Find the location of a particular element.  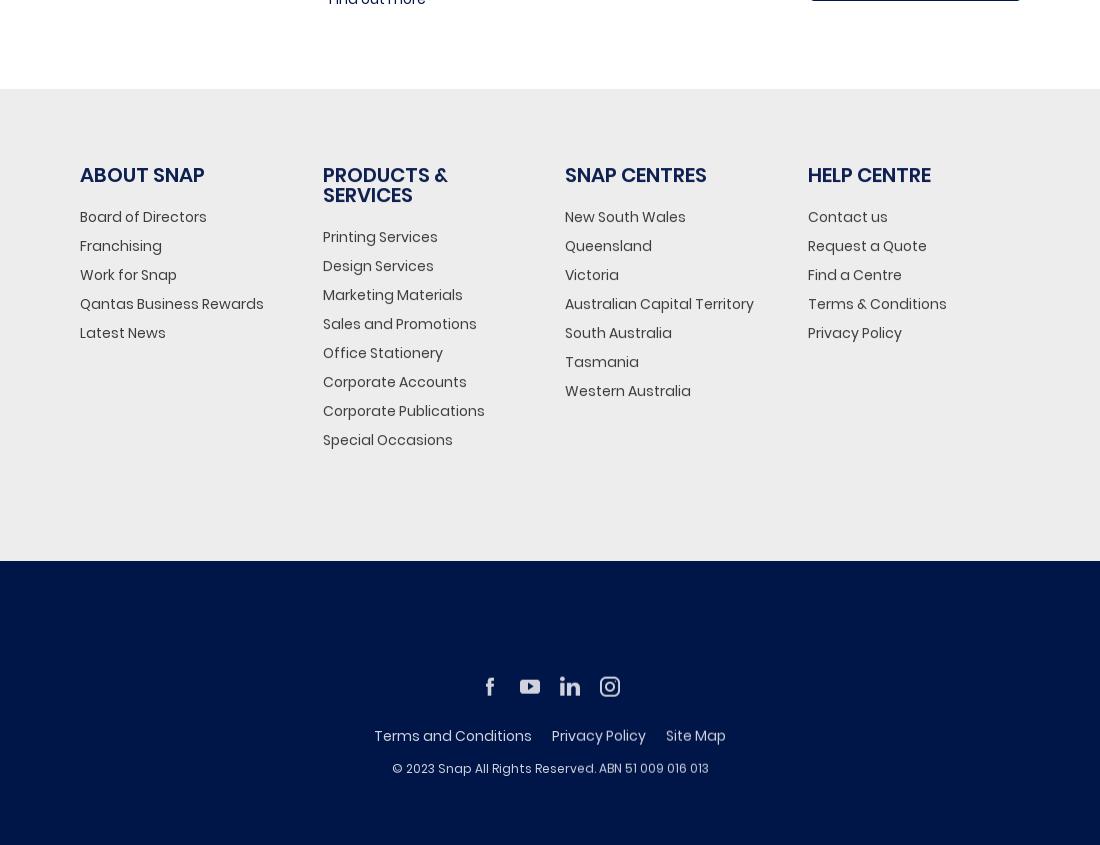

'Terms & Conditions' is located at coordinates (875, 303).